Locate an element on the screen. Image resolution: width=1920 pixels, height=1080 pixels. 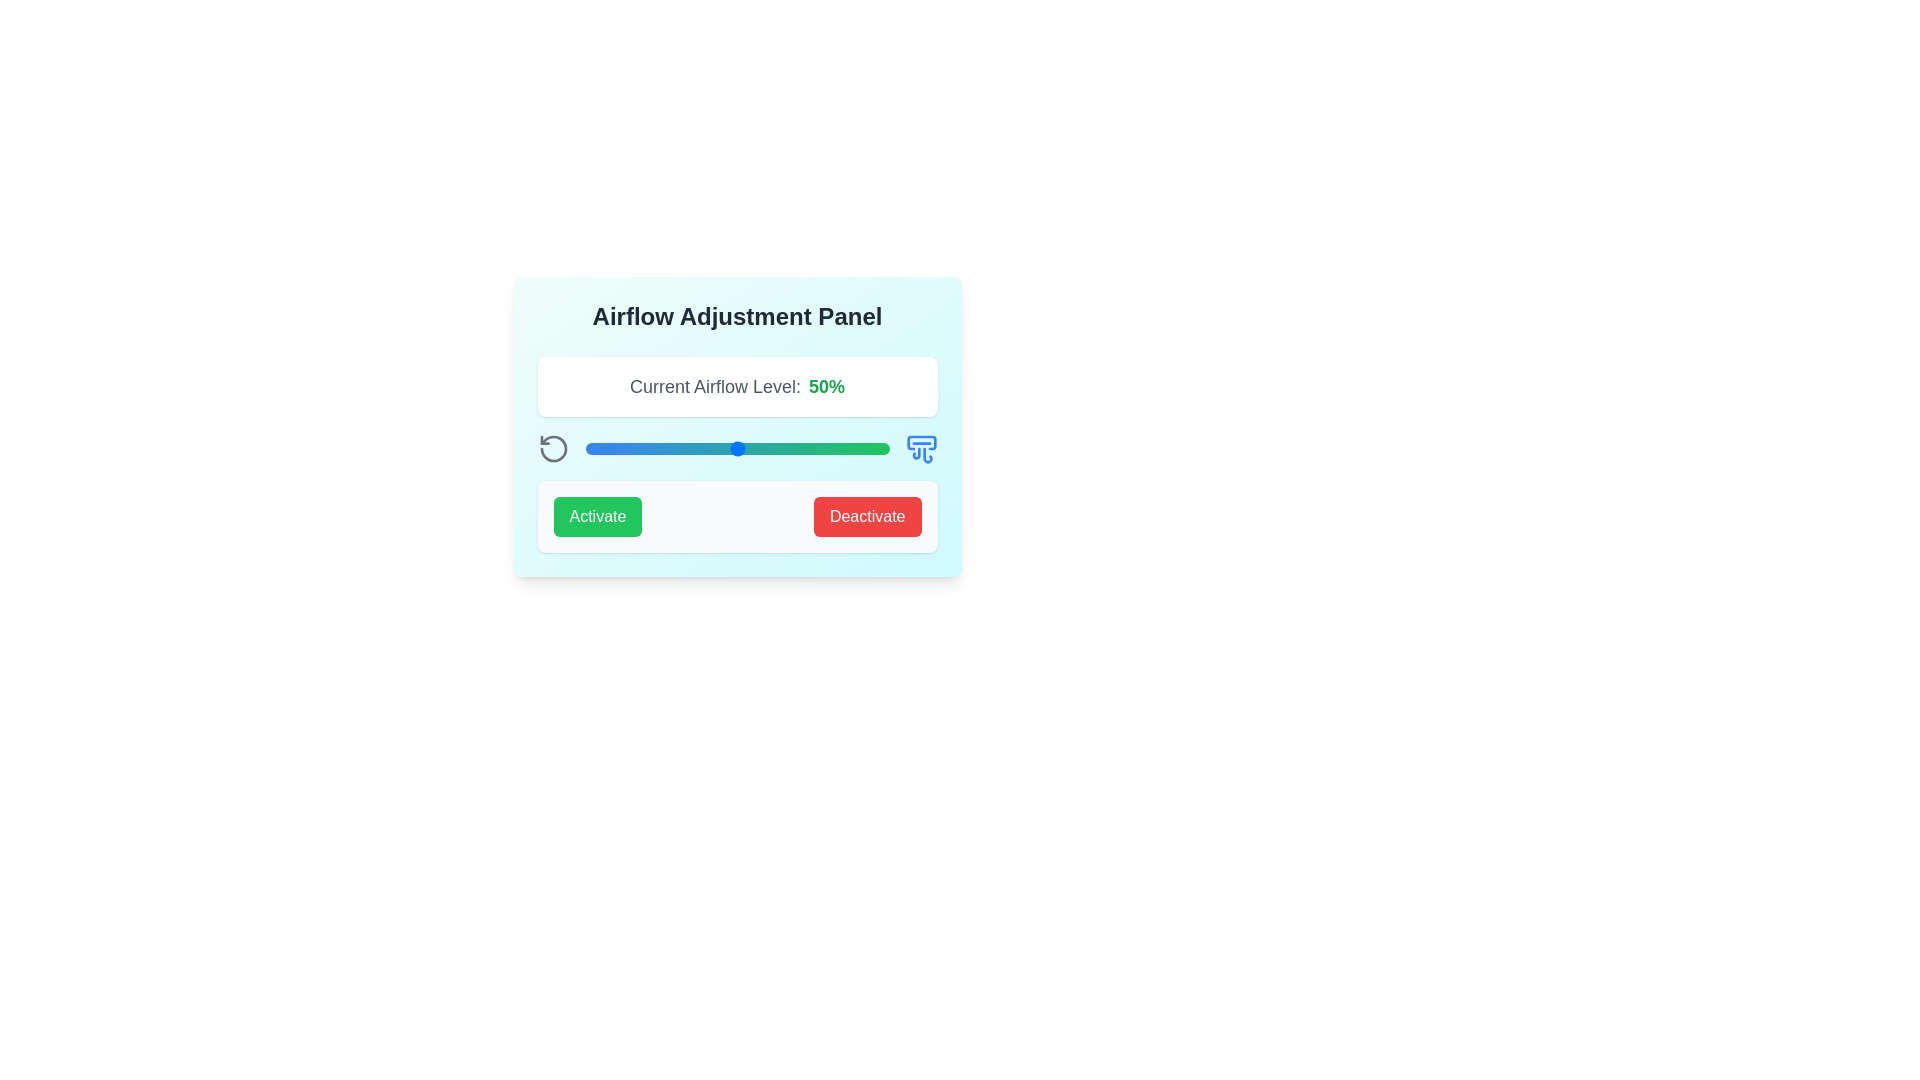
the airflow level to 0% by moving the slider is located at coordinates (584, 447).